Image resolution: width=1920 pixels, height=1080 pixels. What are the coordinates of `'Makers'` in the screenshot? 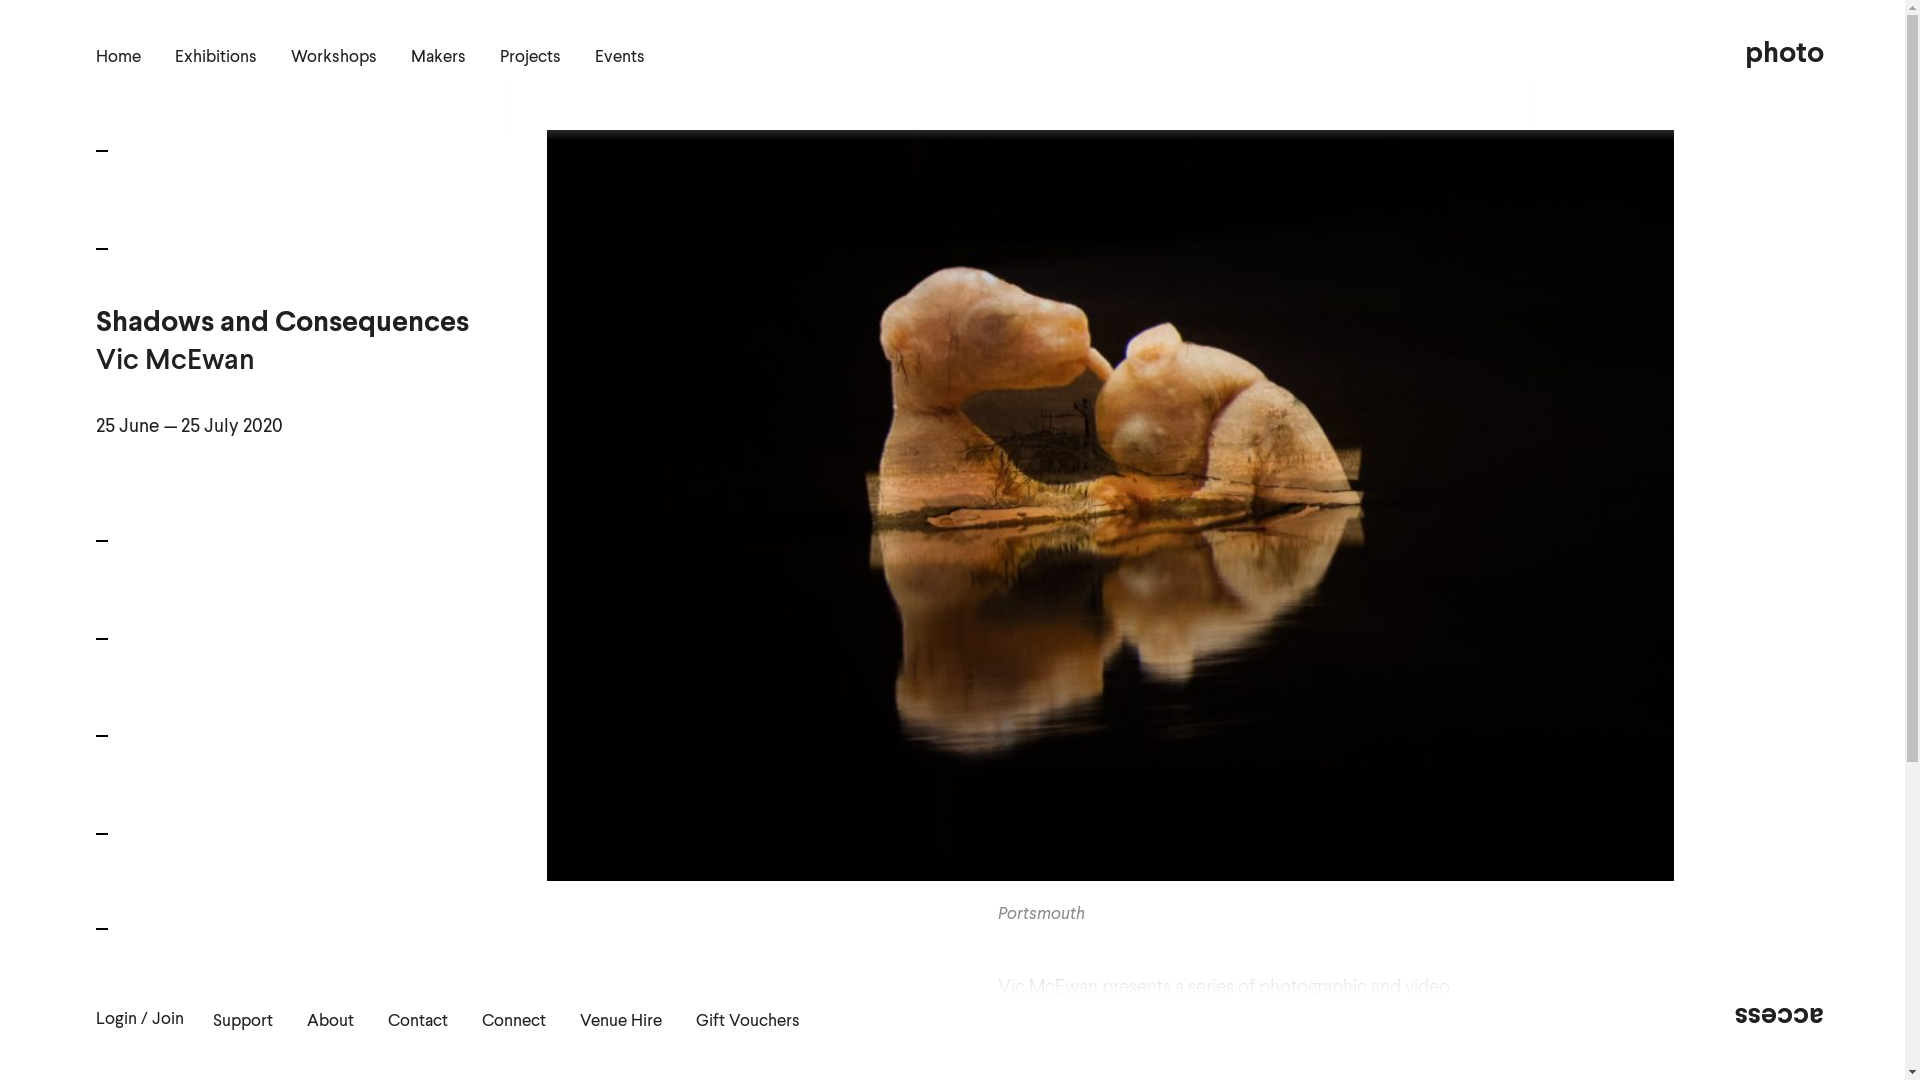 It's located at (437, 56).